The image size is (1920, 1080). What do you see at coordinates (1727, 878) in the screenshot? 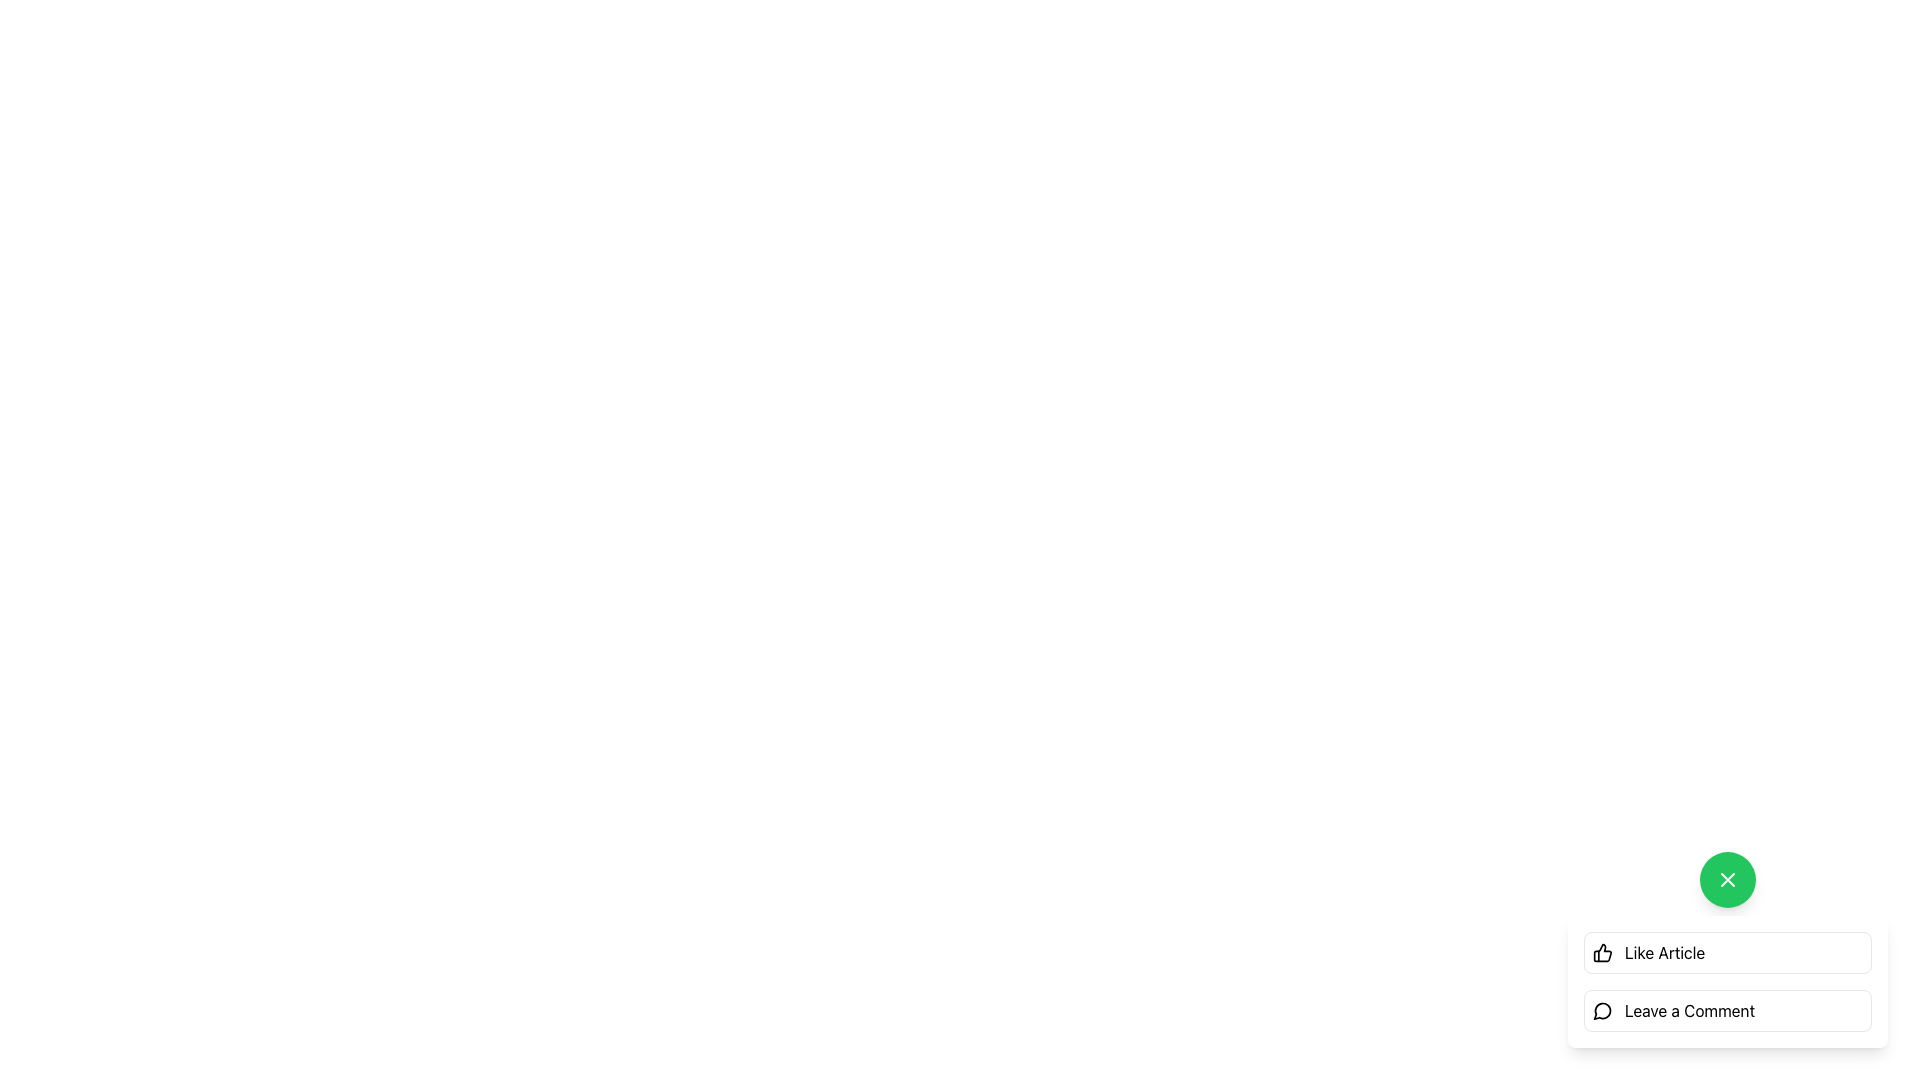
I see `the circular green button with a white 'X' icon at the top-right corner of the panel` at bounding box center [1727, 878].